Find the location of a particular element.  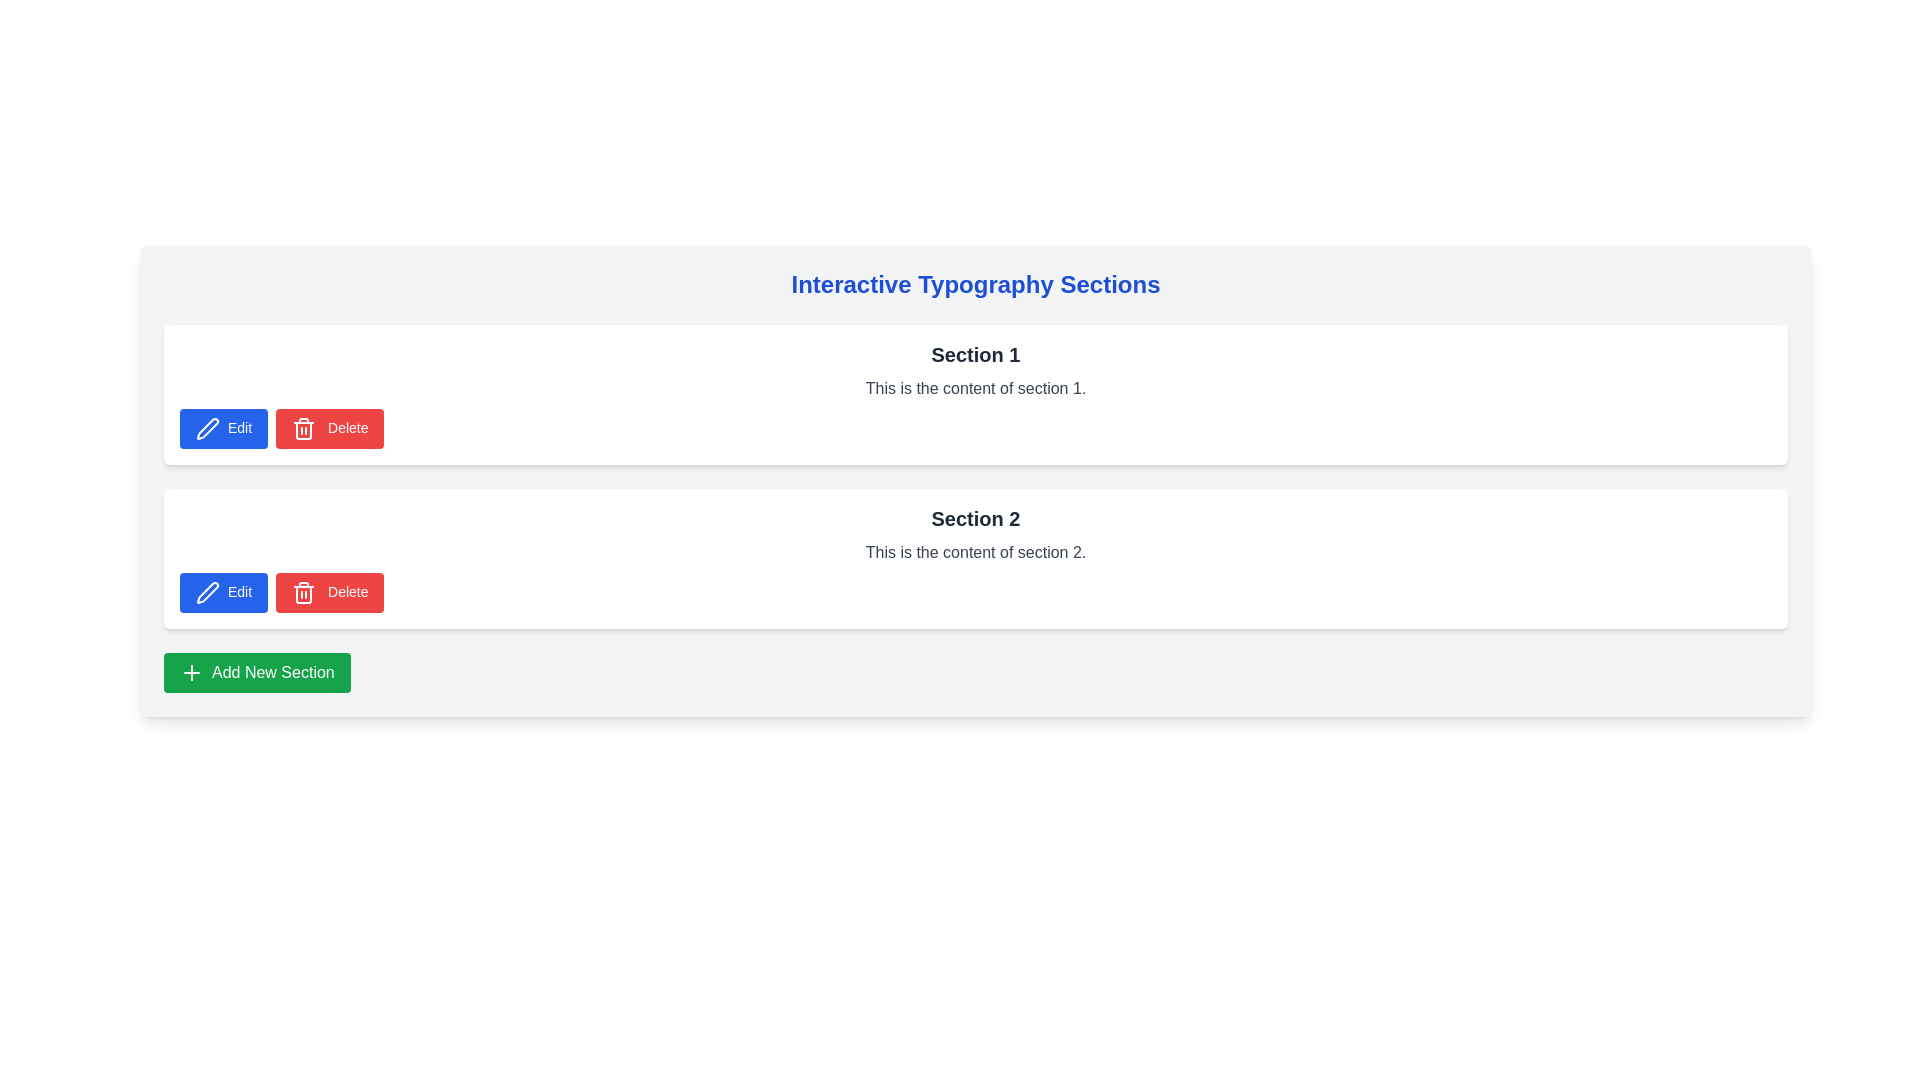

the 'Edit' button, which is a blue rectangular button with white text and a pen icon, located in the 'Section 2' area of the interface is located at coordinates (224, 592).